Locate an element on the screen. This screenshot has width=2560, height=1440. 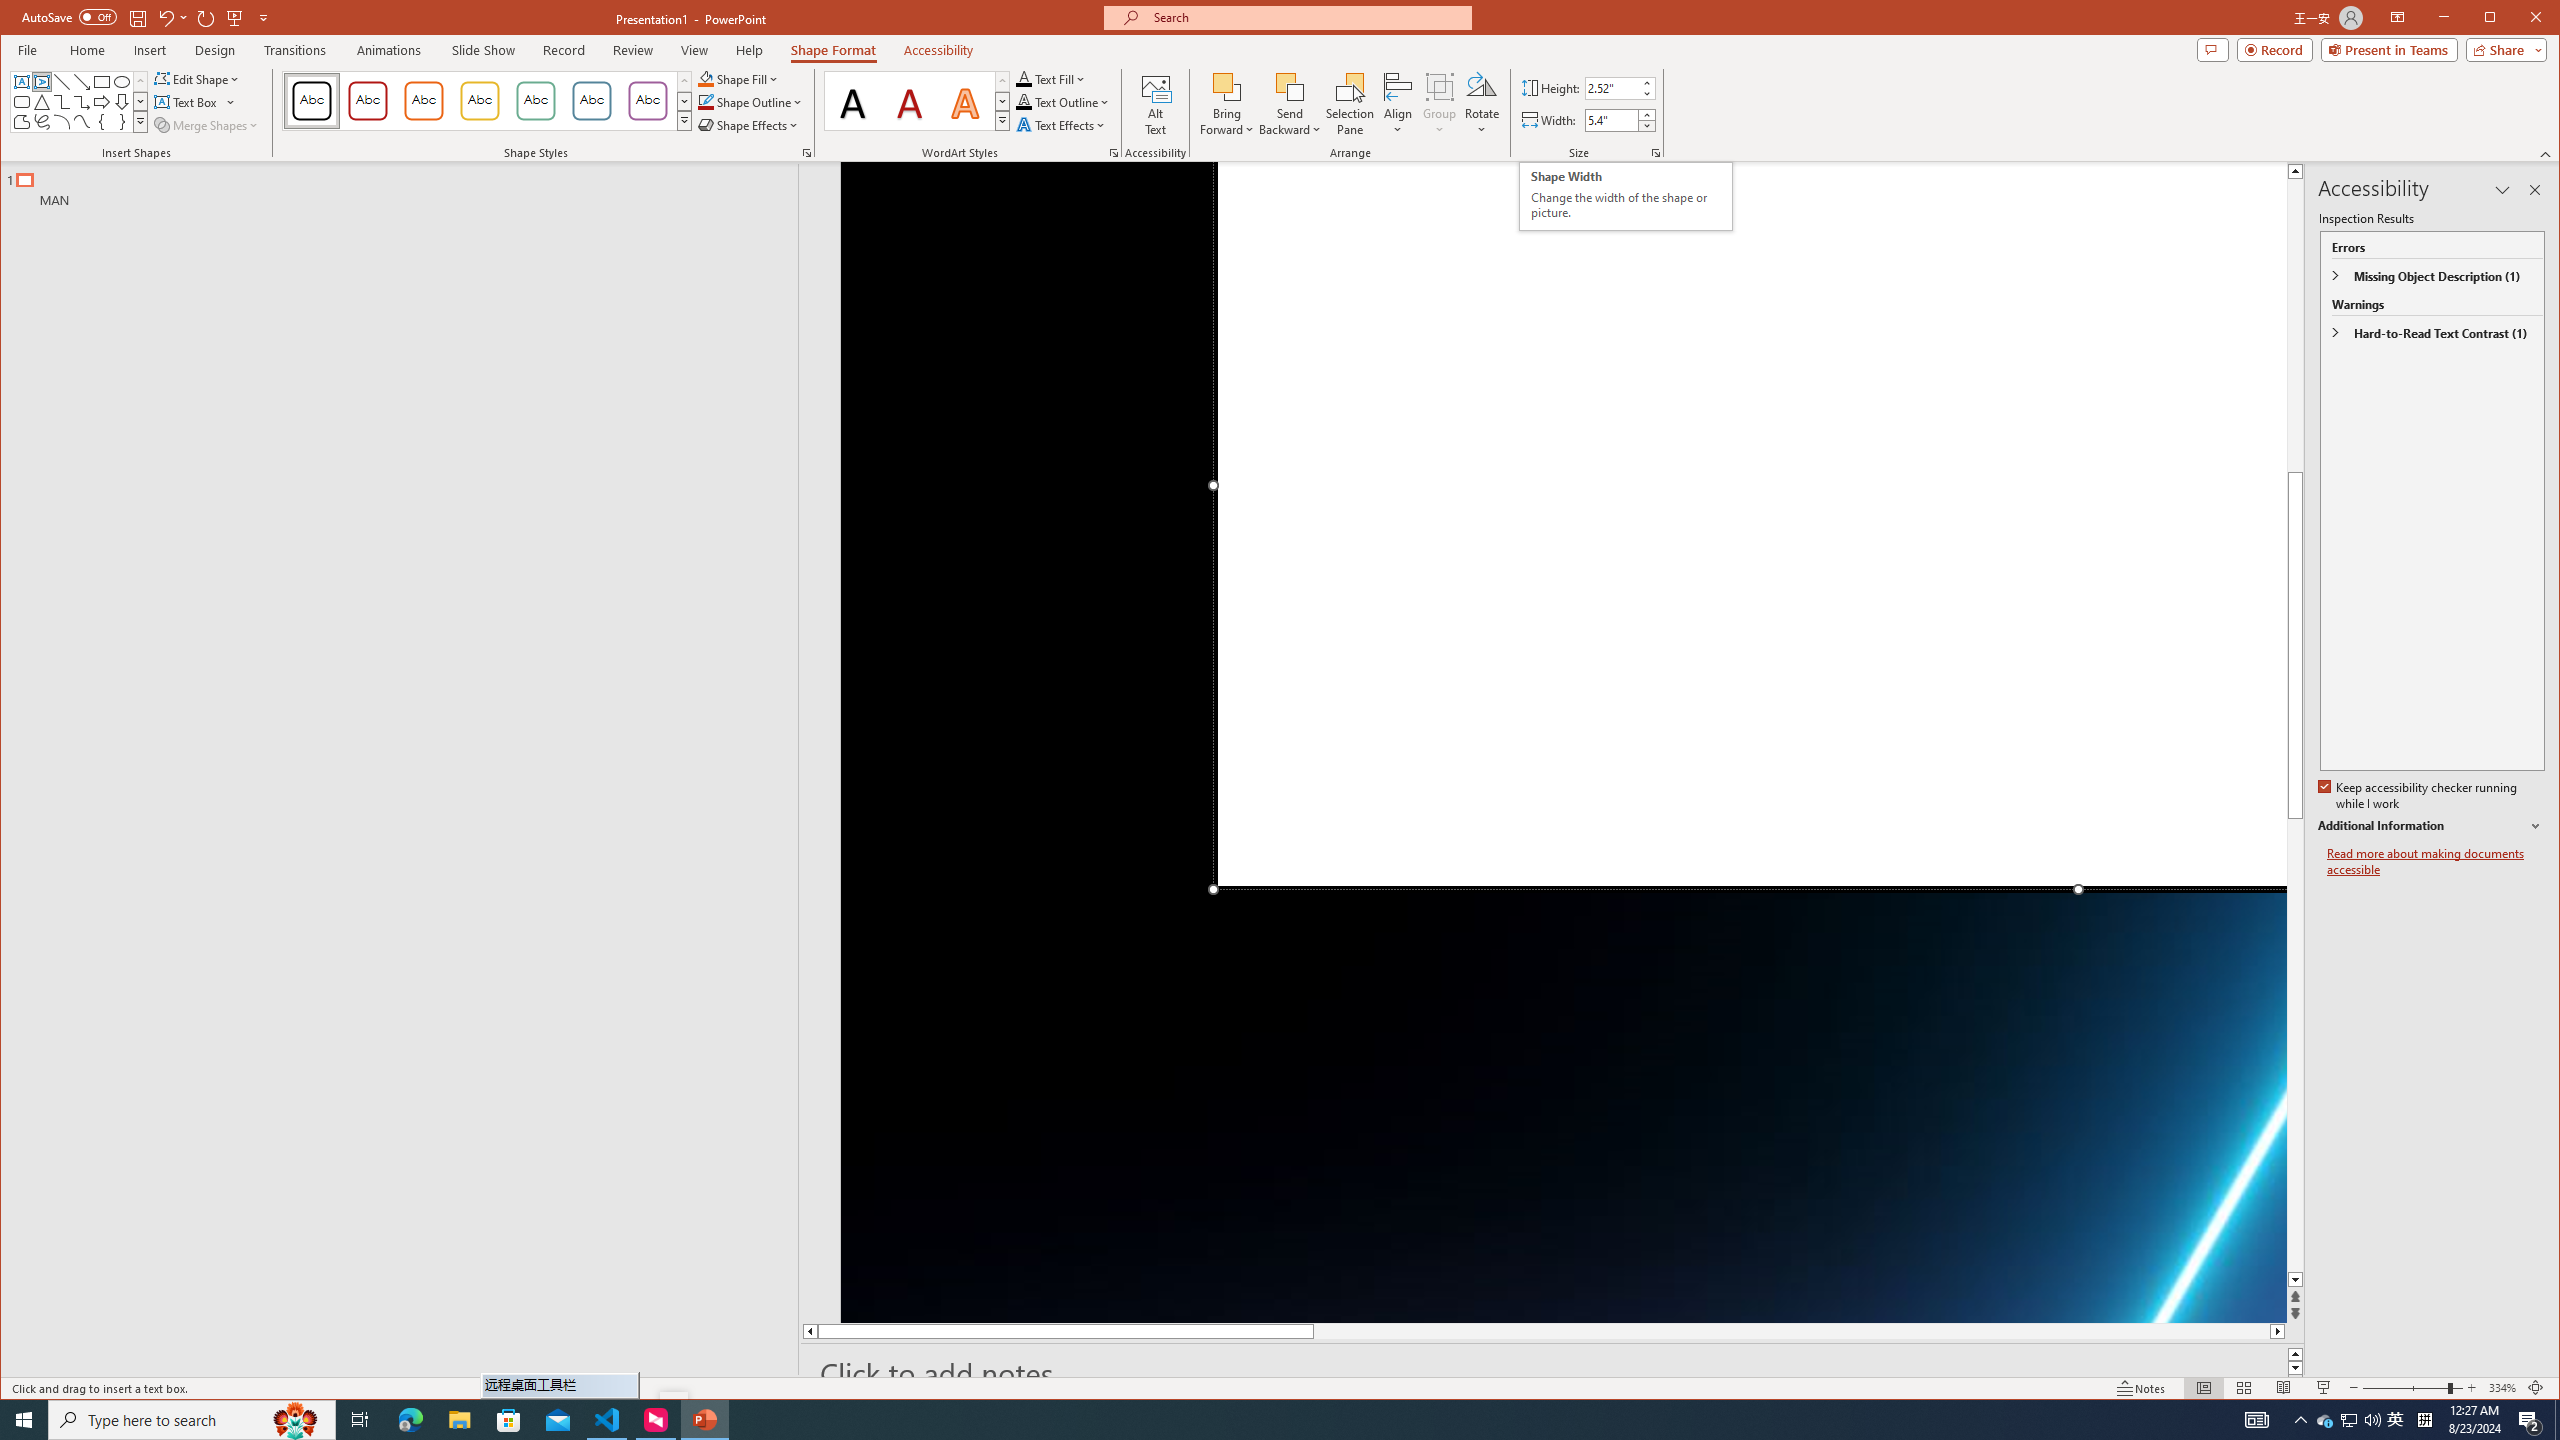
'Text Outline' is located at coordinates (1063, 102).